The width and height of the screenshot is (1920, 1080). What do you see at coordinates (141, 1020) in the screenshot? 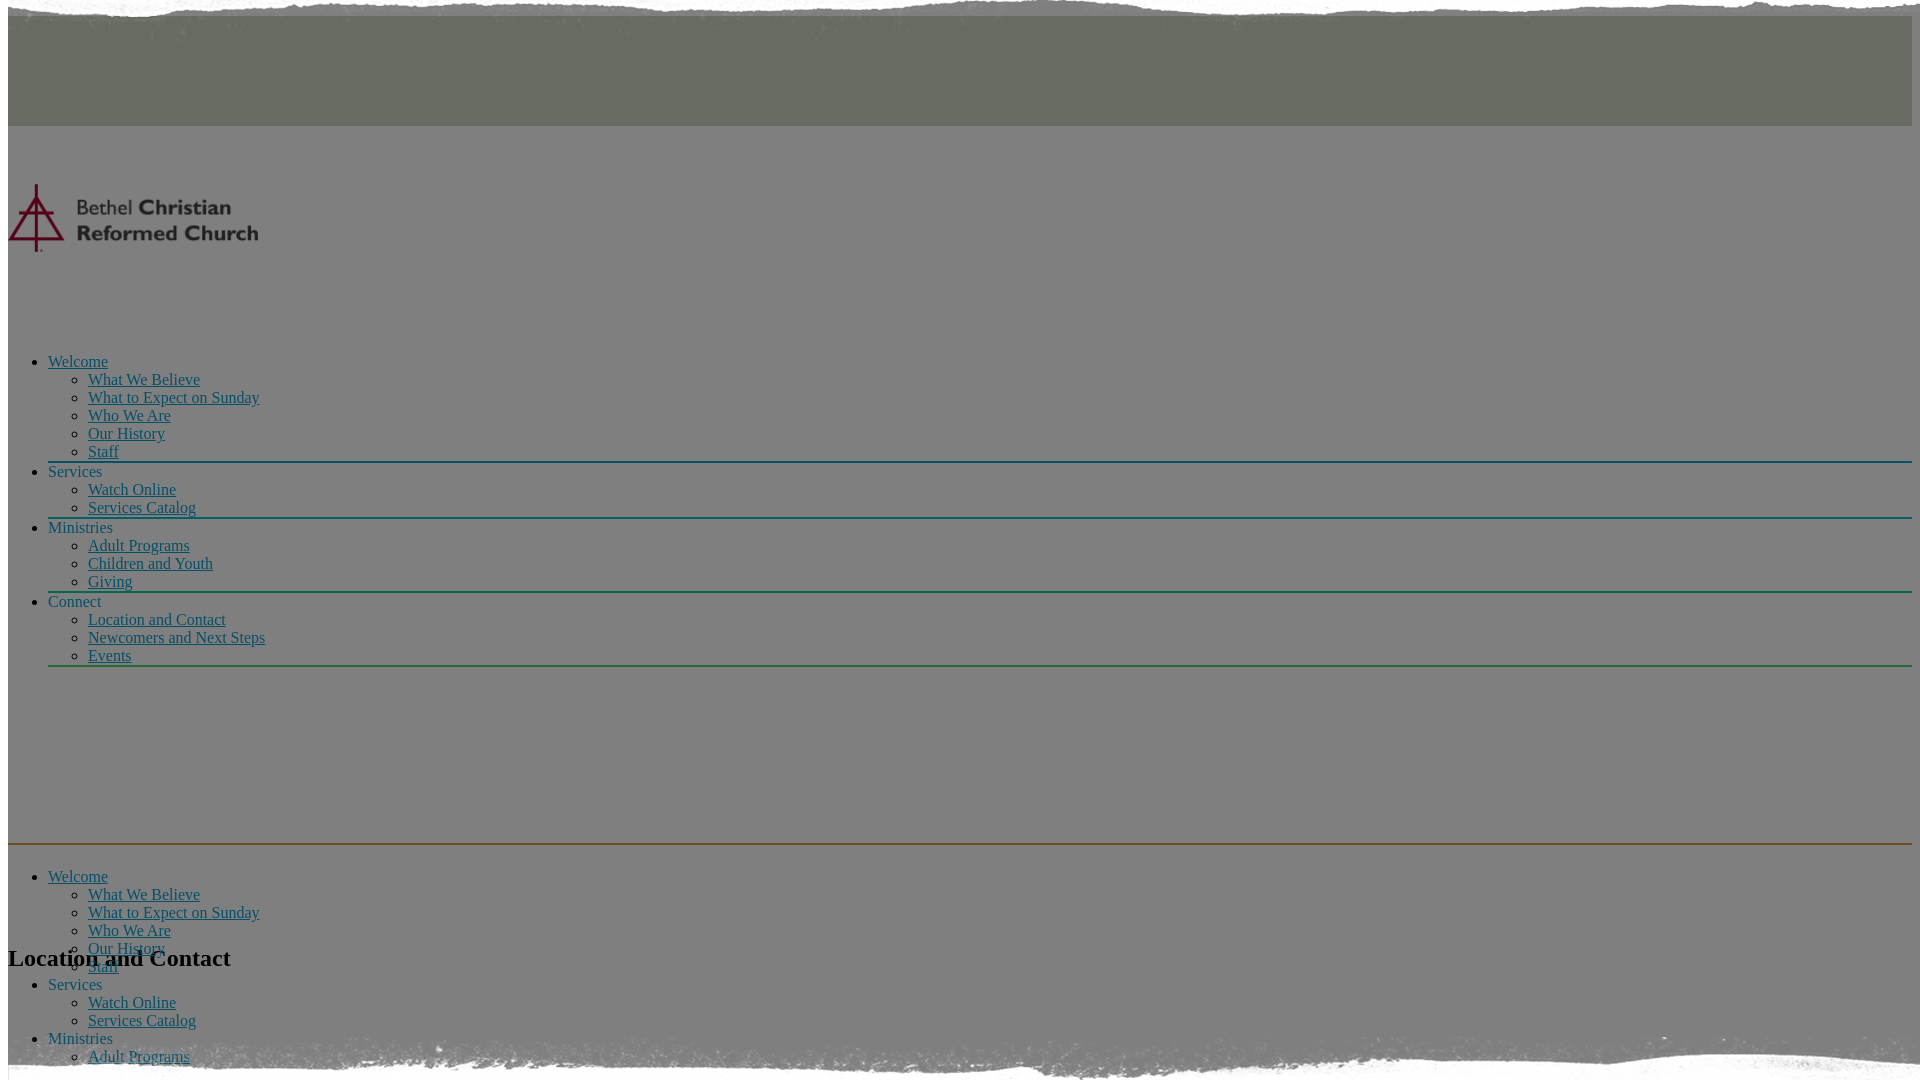
I see `'Services Catalog'` at bounding box center [141, 1020].